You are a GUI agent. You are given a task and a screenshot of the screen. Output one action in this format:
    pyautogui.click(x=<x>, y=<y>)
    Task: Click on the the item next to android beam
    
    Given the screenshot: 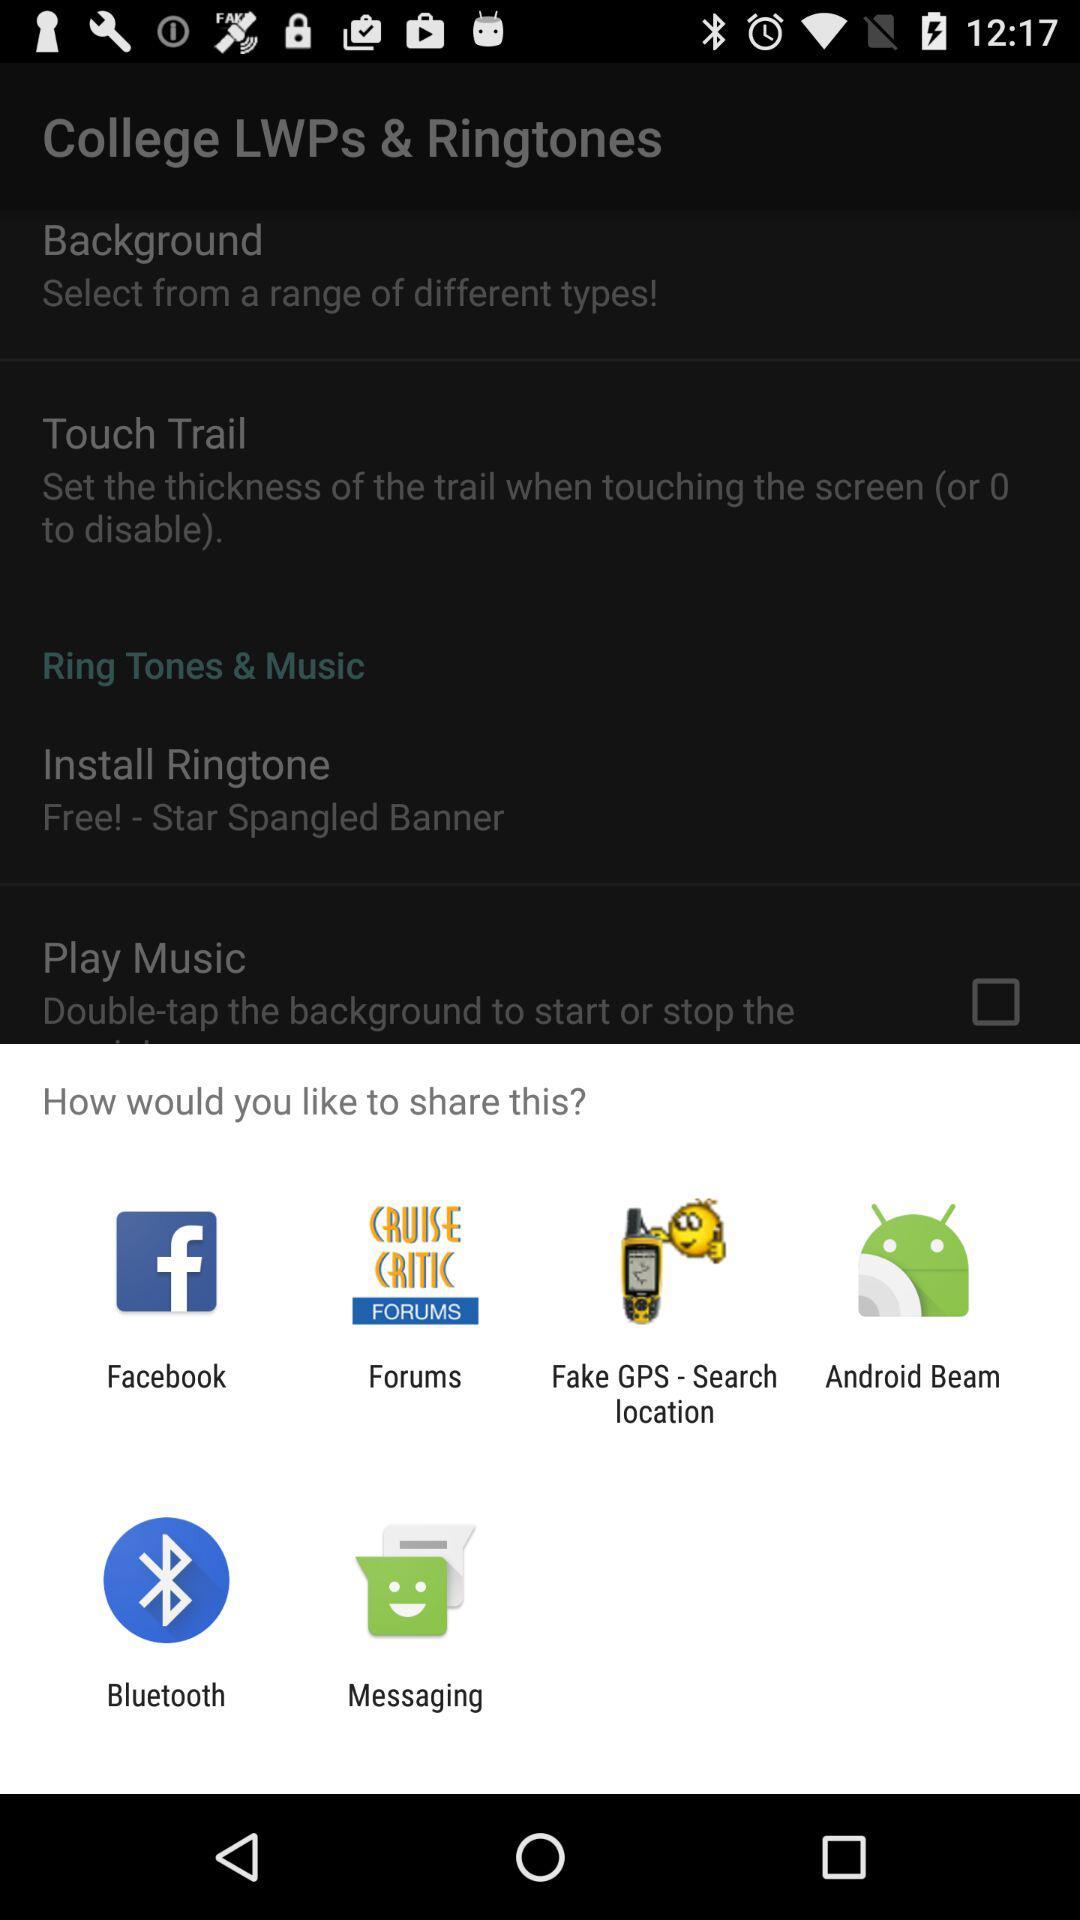 What is the action you would take?
    pyautogui.click(x=664, y=1392)
    